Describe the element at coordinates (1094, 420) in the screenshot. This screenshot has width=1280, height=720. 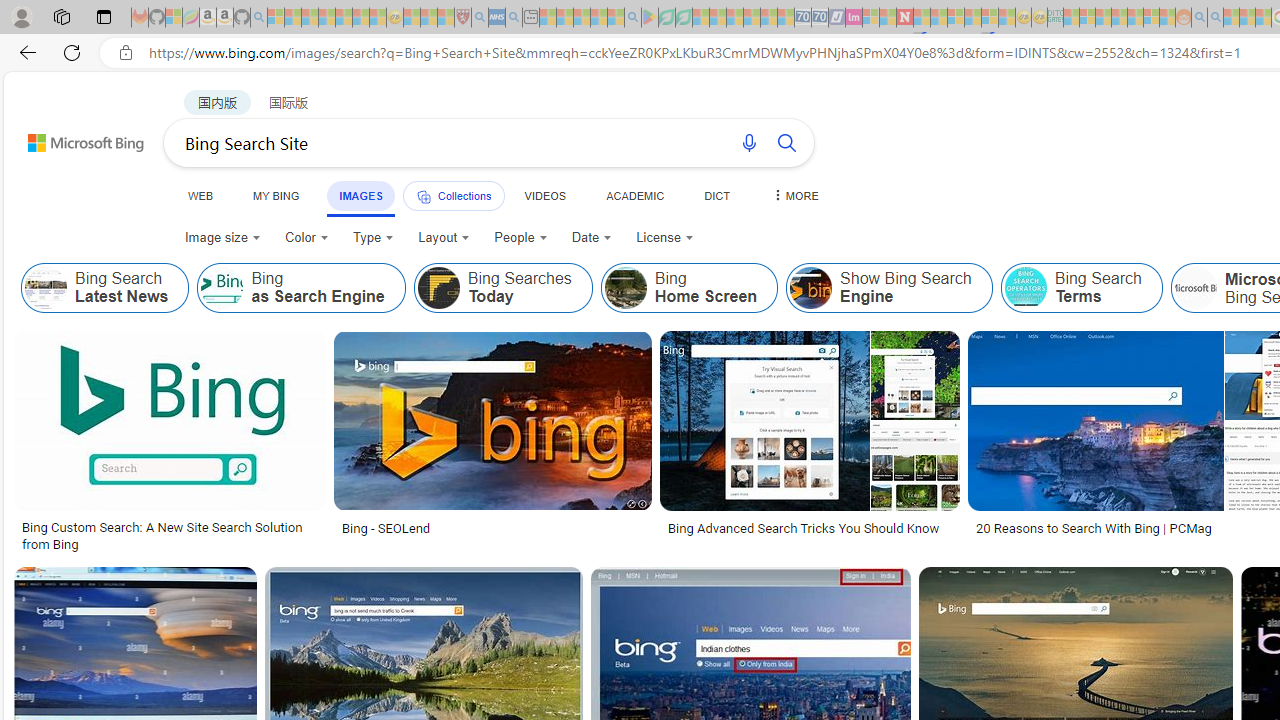
I see `'Image result for Bing Search Site'` at that location.